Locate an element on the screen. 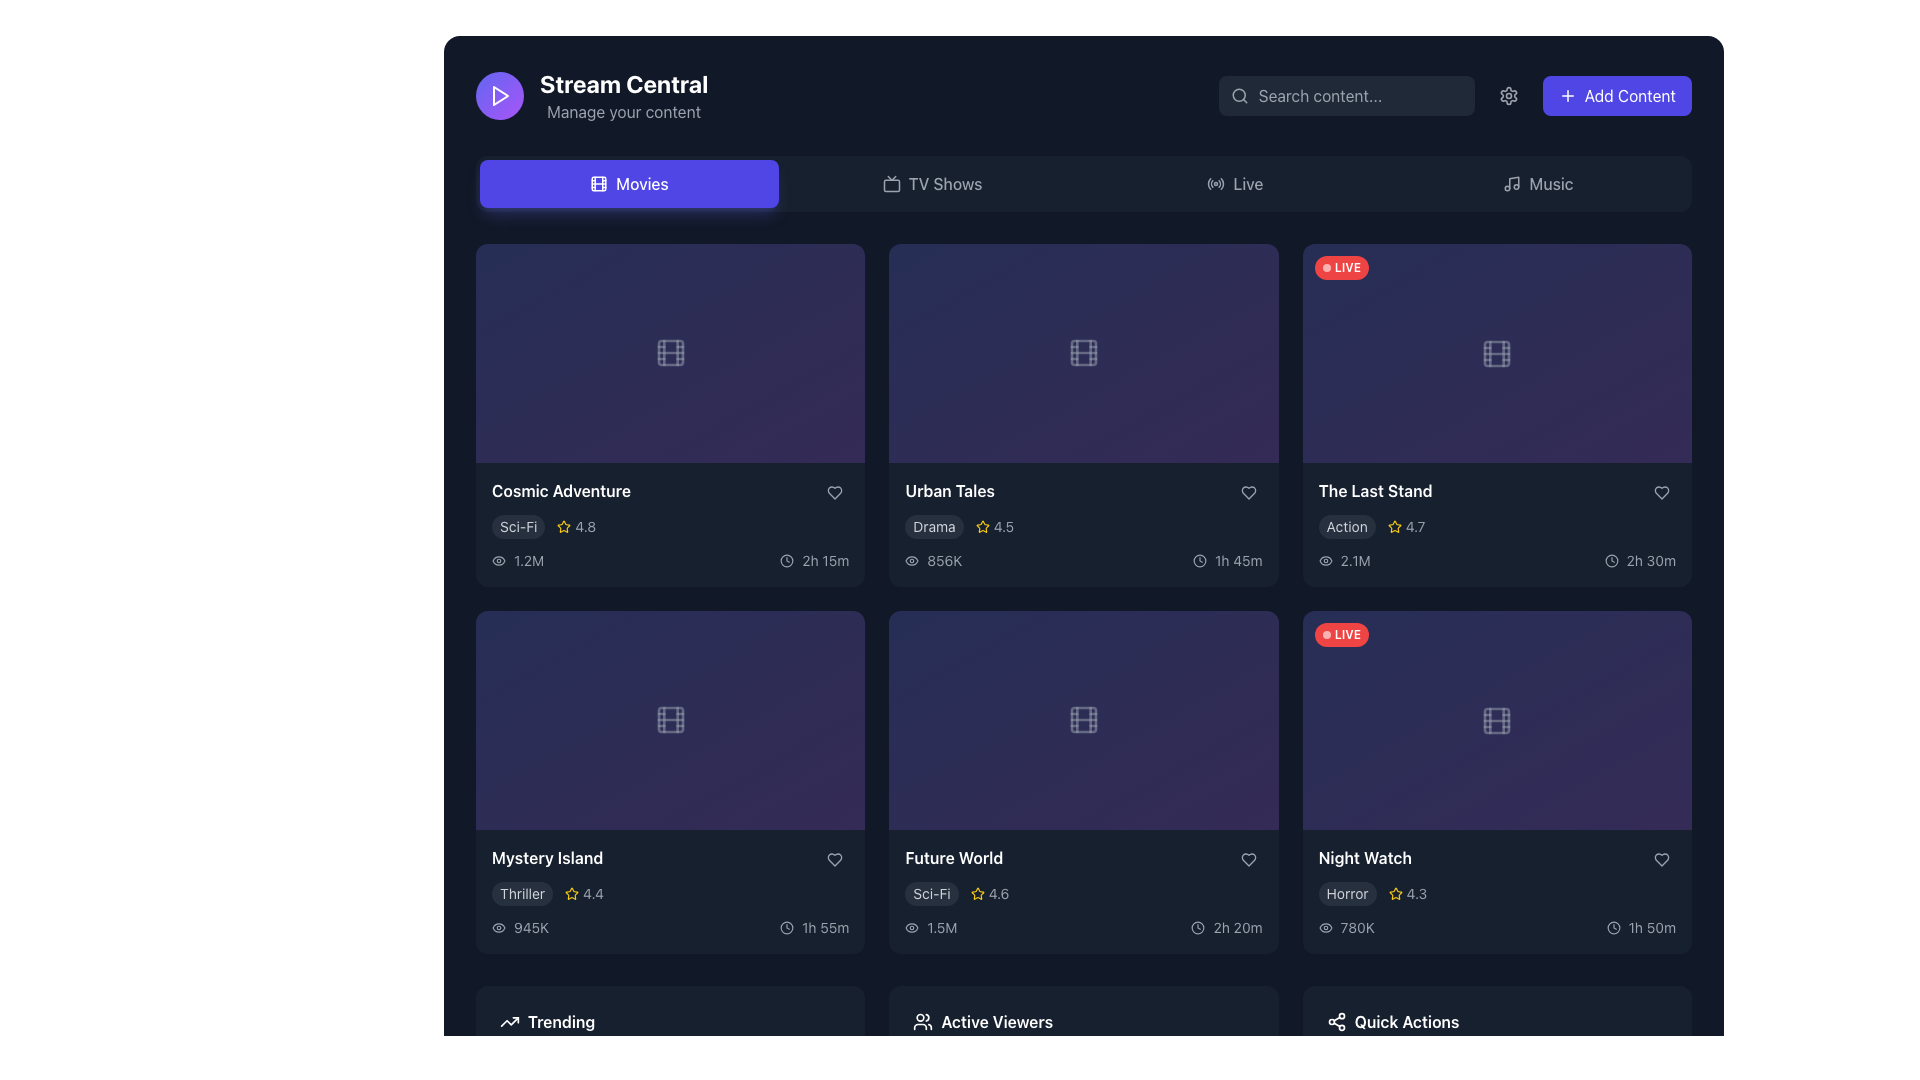  the movie or video content icon located in the third row and first column of the grid structure within the 'Mystery Island' card is located at coordinates (670, 720).